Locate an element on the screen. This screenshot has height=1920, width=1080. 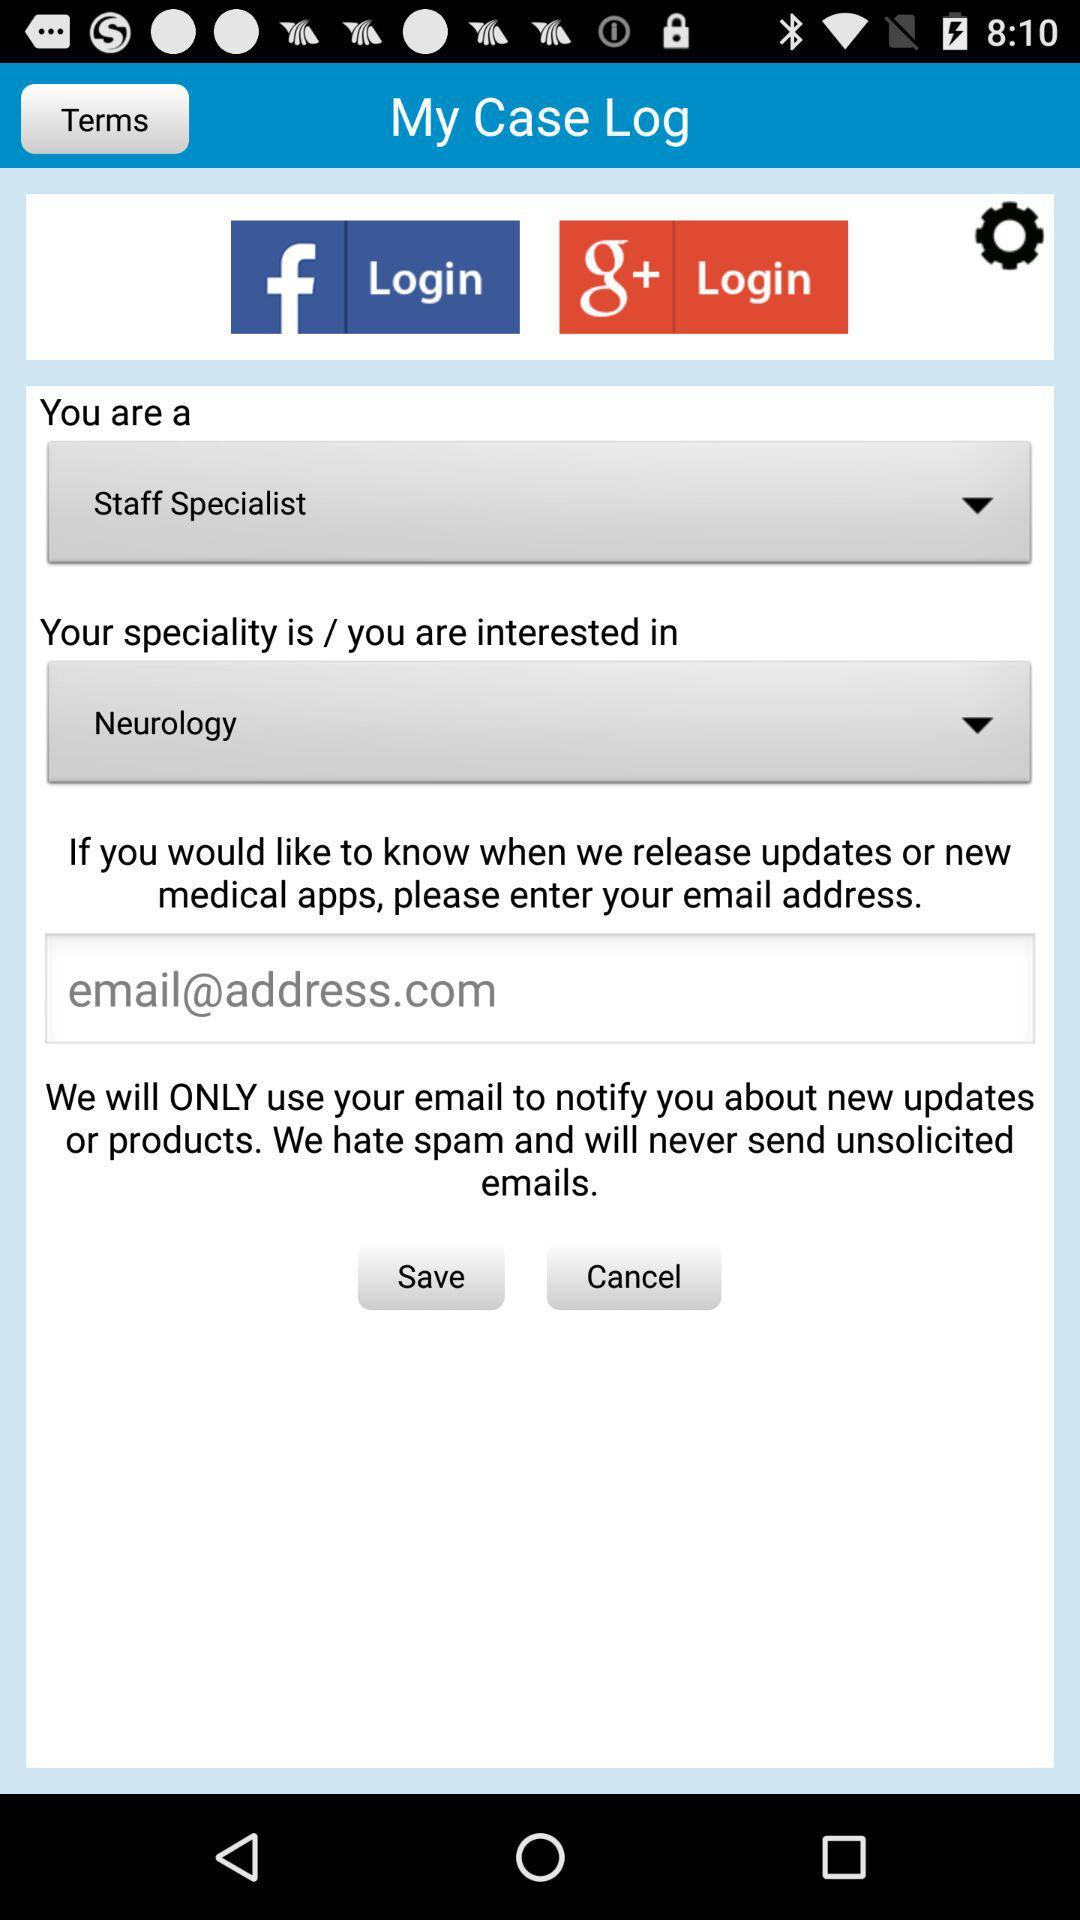
login using facebook is located at coordinates (375, 276).